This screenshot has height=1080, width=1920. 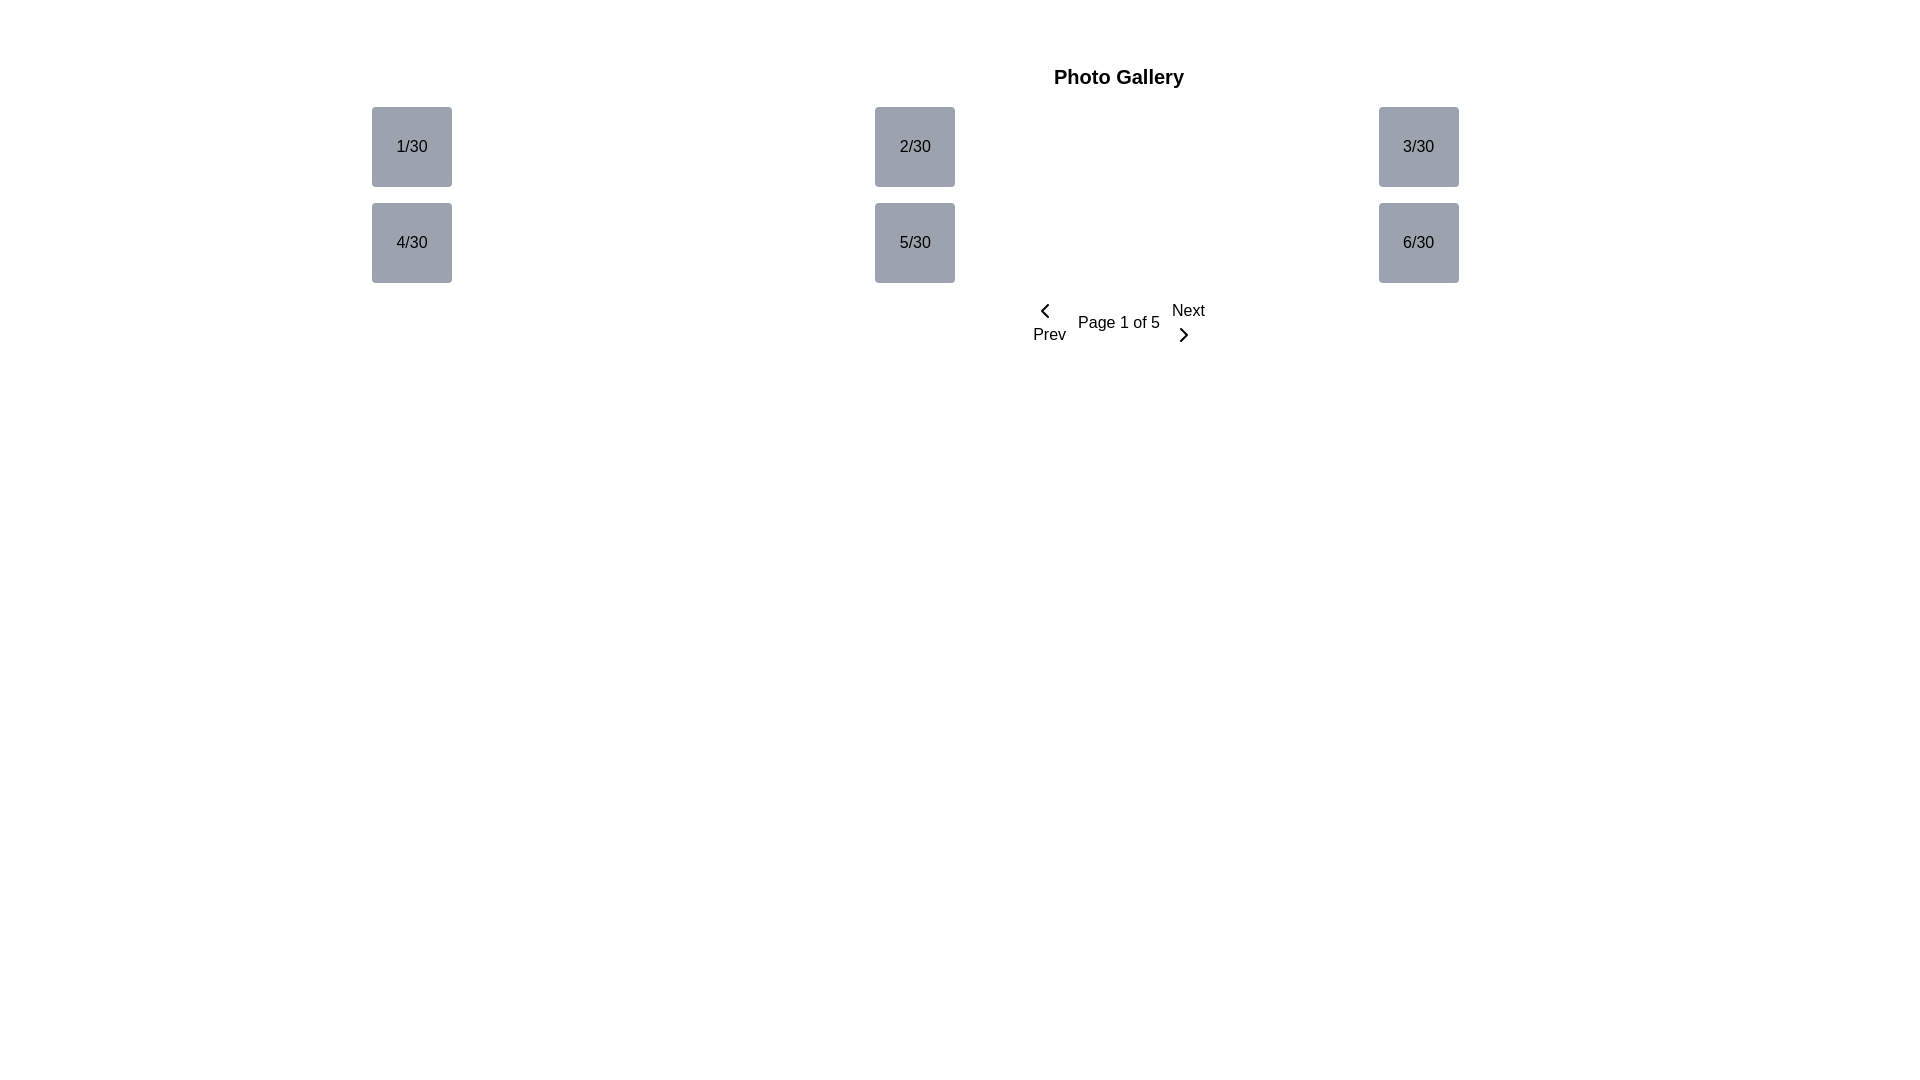 What do you see at coordinates (1117, 76) in the screenshot?
I see `the title text 'Photo Gallery' which is bold and large, located at the top of the layout` at bounding box center [1117, 76].